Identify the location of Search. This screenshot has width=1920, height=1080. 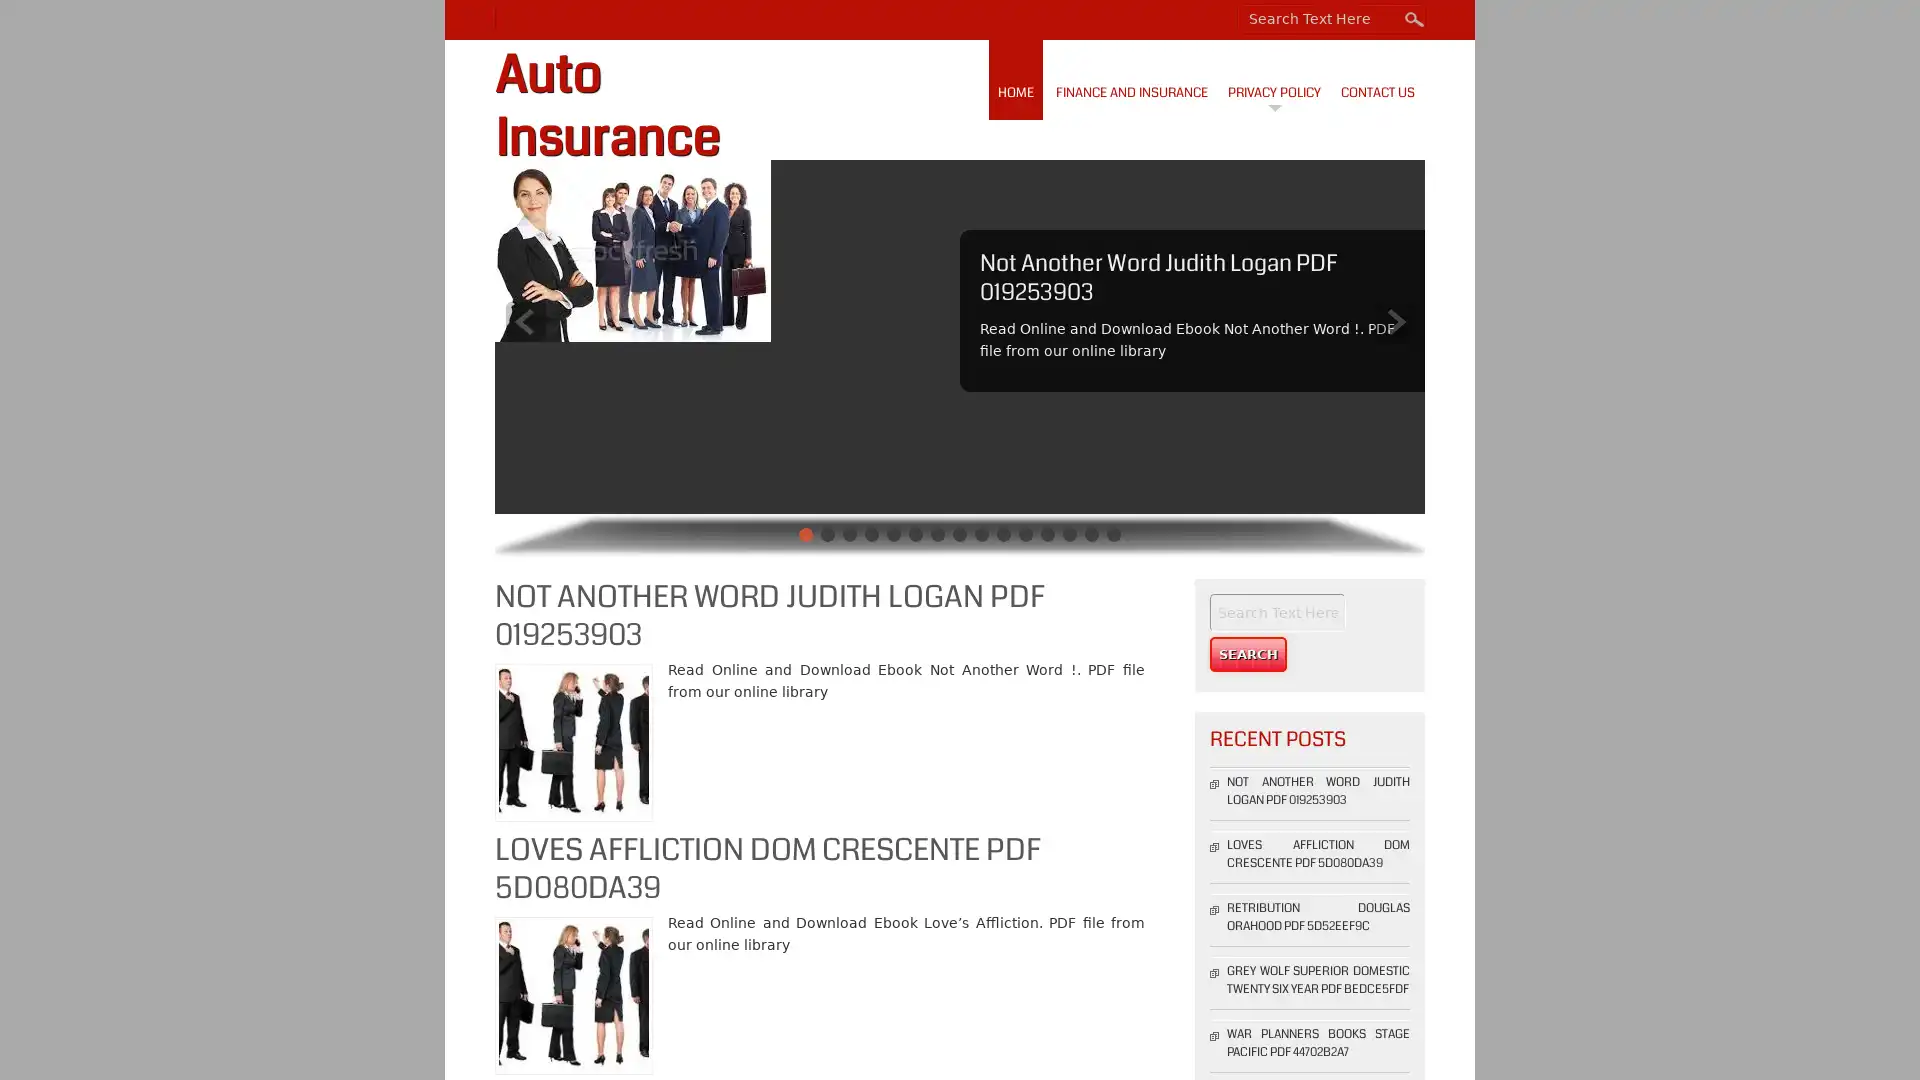
(1247, 654).